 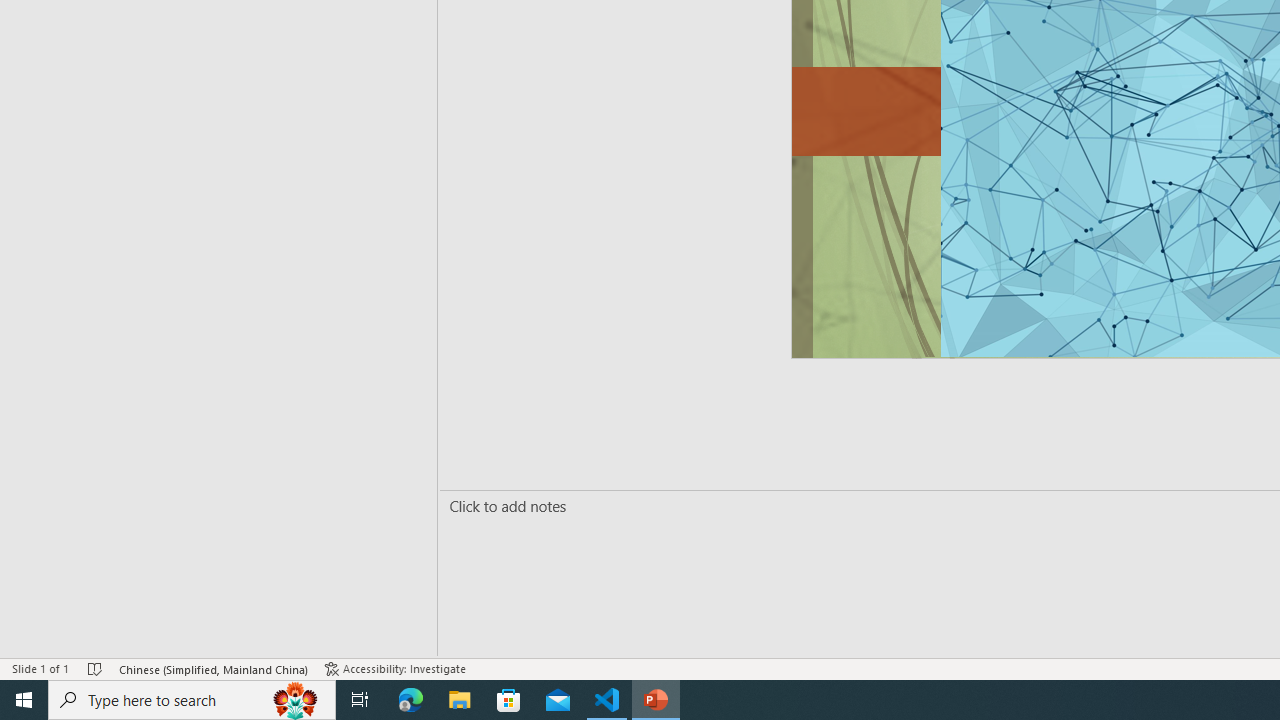 I want to click on 'PowerPoint - 1 running window', so click(x=656, y=698).